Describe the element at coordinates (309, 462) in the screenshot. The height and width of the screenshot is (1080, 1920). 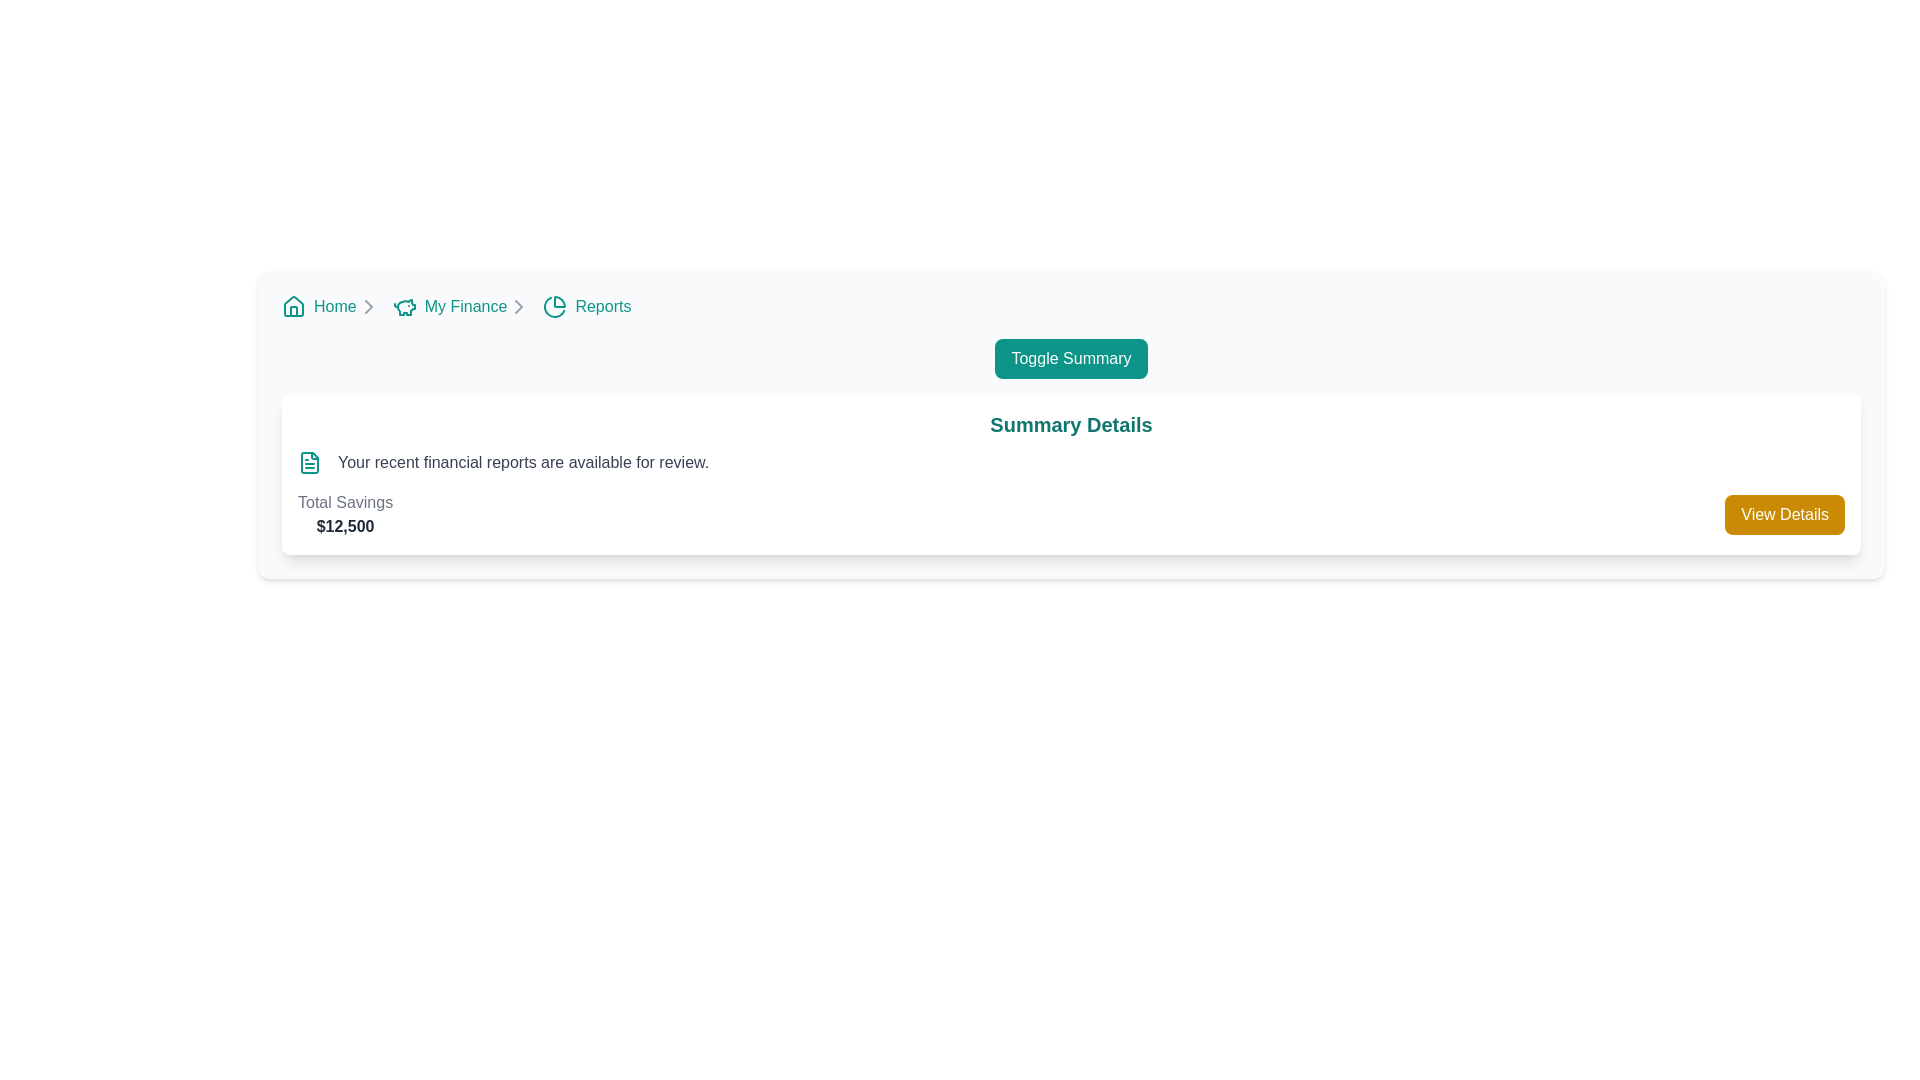
I see `the visual appearance of the report icon located at the beginning of the text line 'Your recent financial reports are available for review.' in the white-paneled section near the top left corner` at that location.